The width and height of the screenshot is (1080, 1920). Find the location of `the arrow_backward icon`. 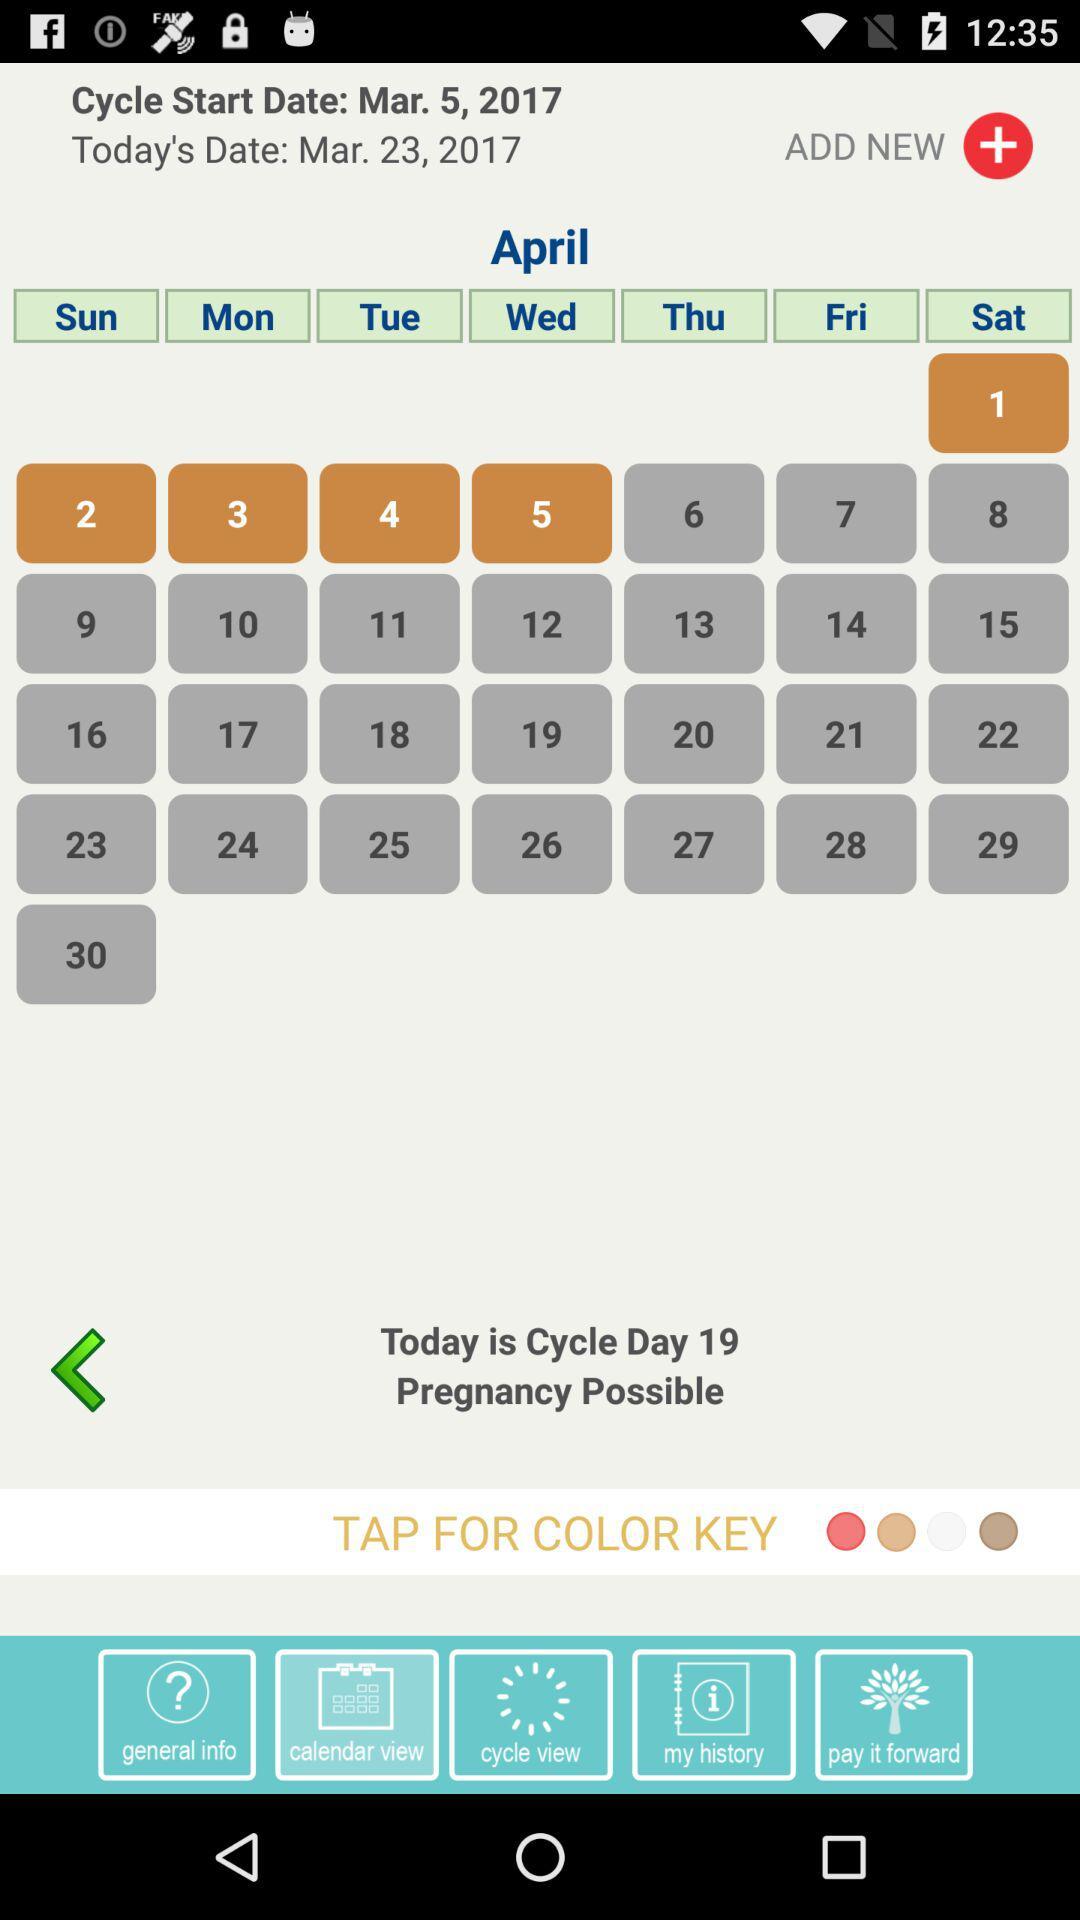

the arrow_backward icon is located at coordinates (76, 1466).